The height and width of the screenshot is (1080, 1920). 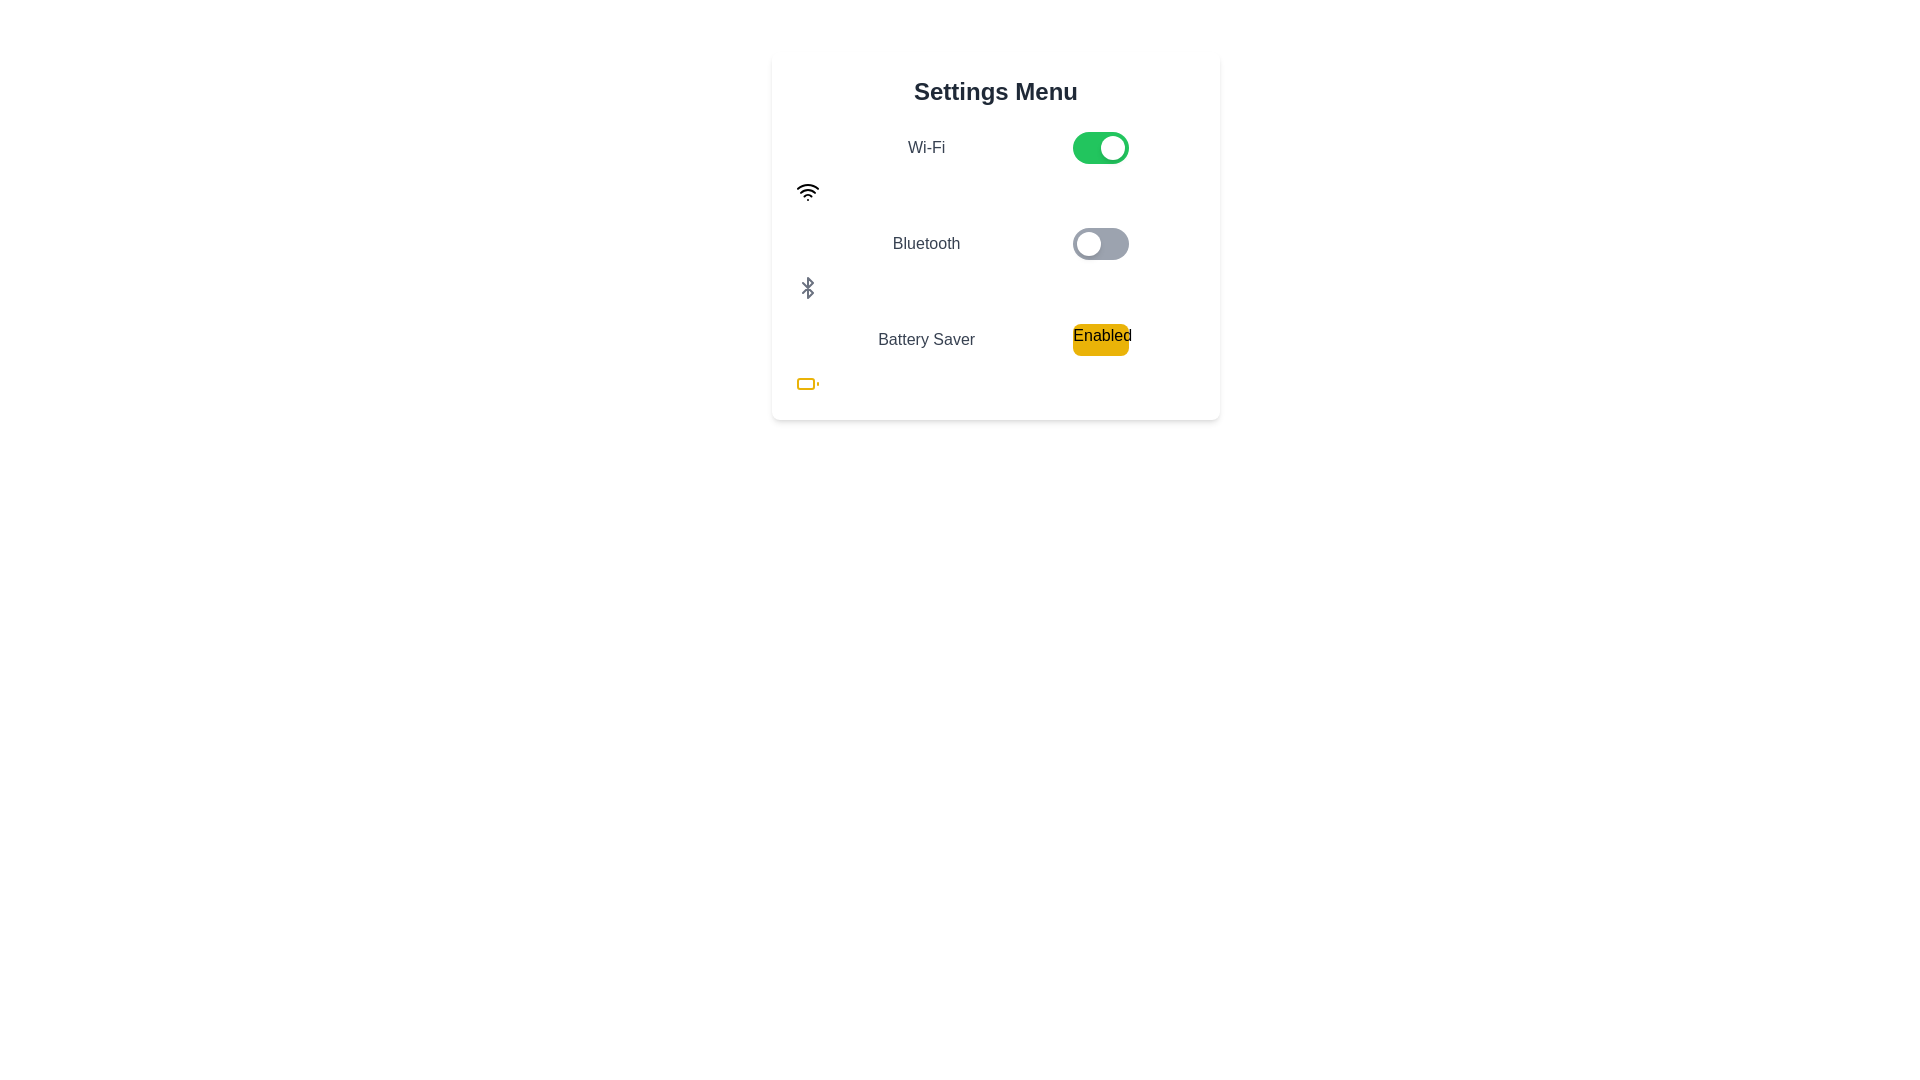 What do you see at coordinates (996, 262) in the screenshot?
I see `the Bluetooth toggle switch located between the Wi-Fi and Battery Saver toggle switches` at bounding box center [996, 262].